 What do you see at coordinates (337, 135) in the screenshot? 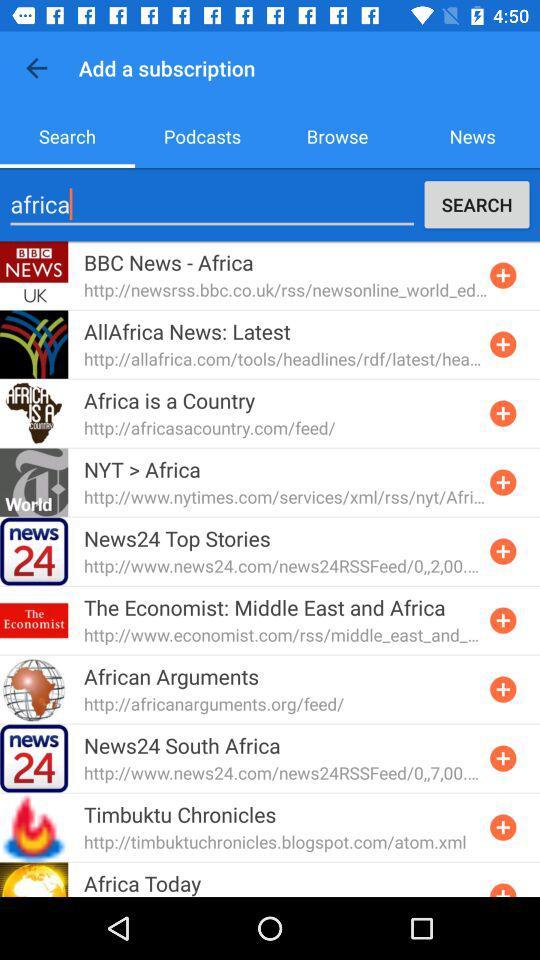
I see `the browse` at bounding box center [337, 135].